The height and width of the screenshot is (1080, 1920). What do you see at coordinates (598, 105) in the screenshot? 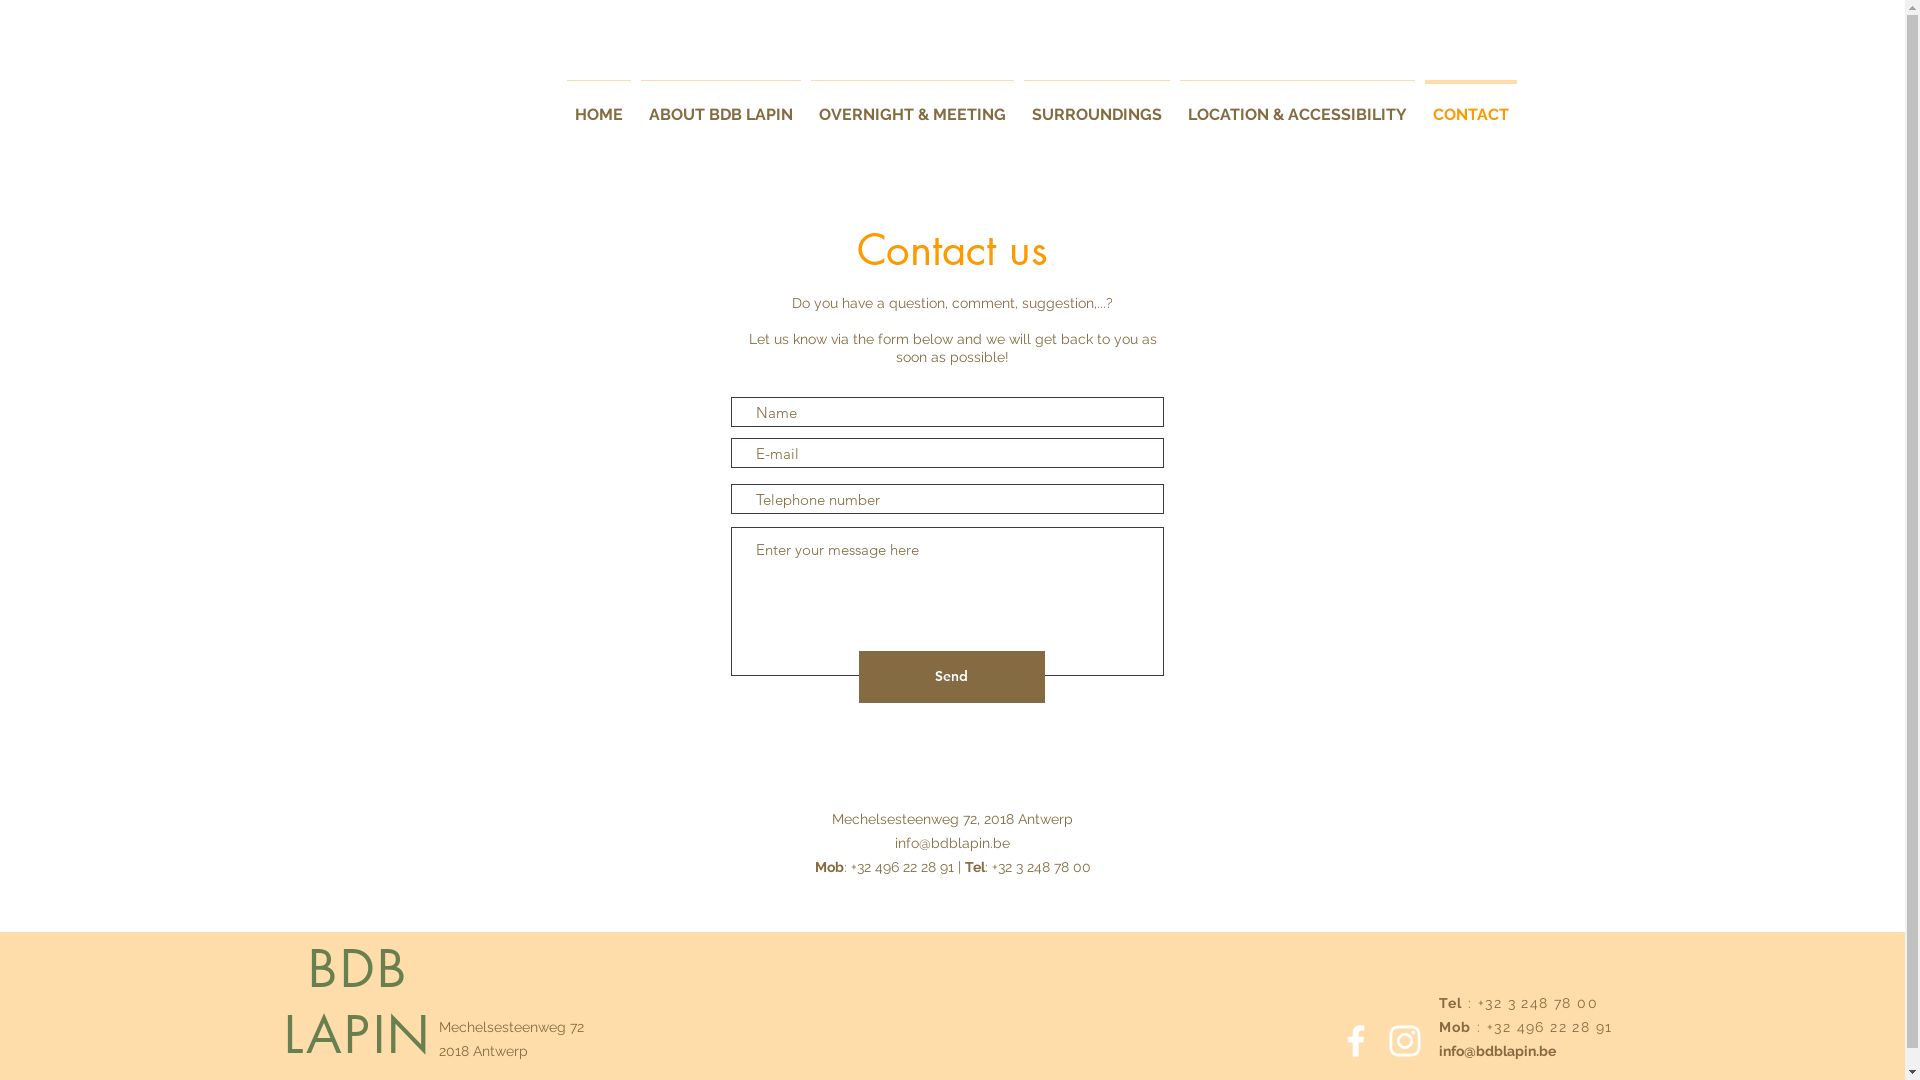
I see `'HOME'` at bounding box center [598, 105].